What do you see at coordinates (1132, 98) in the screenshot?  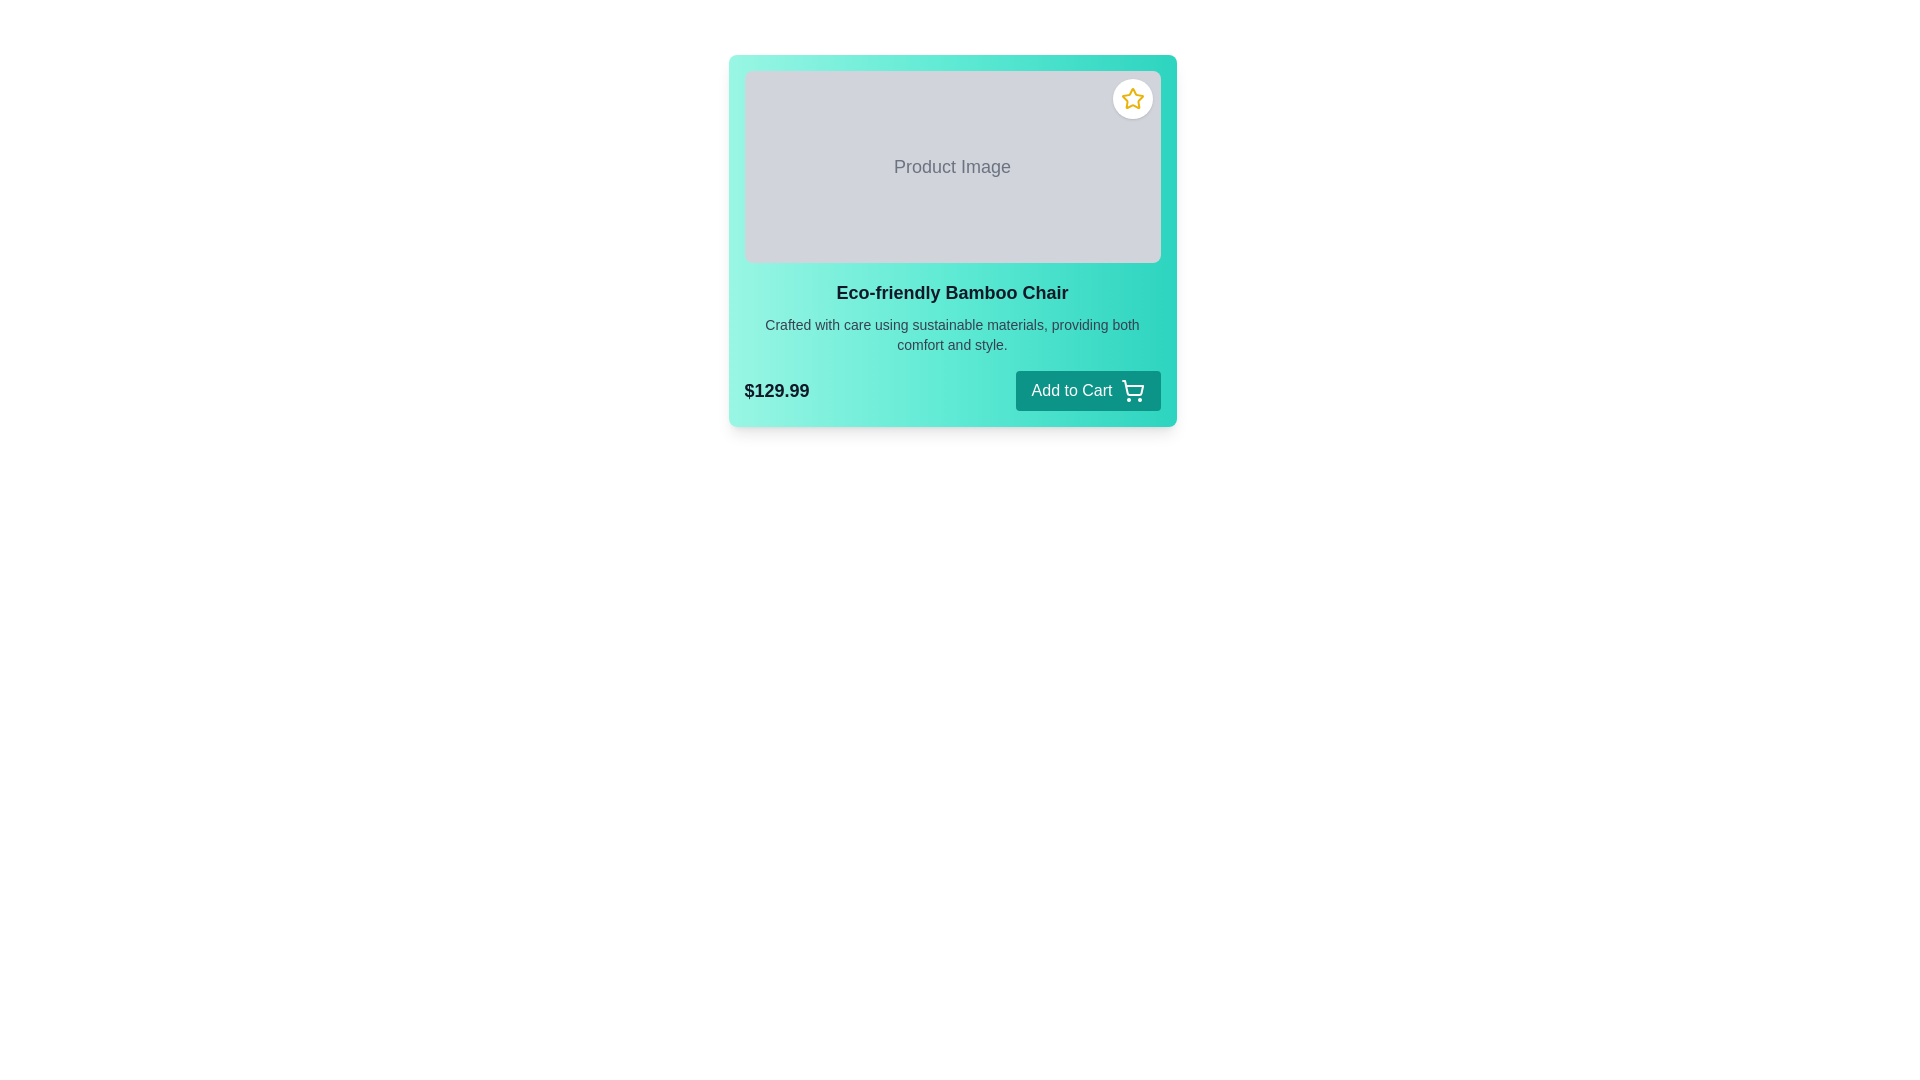 I see `the star icon located at the top-right area of the product card interface` at bounding box center [1132, 98].